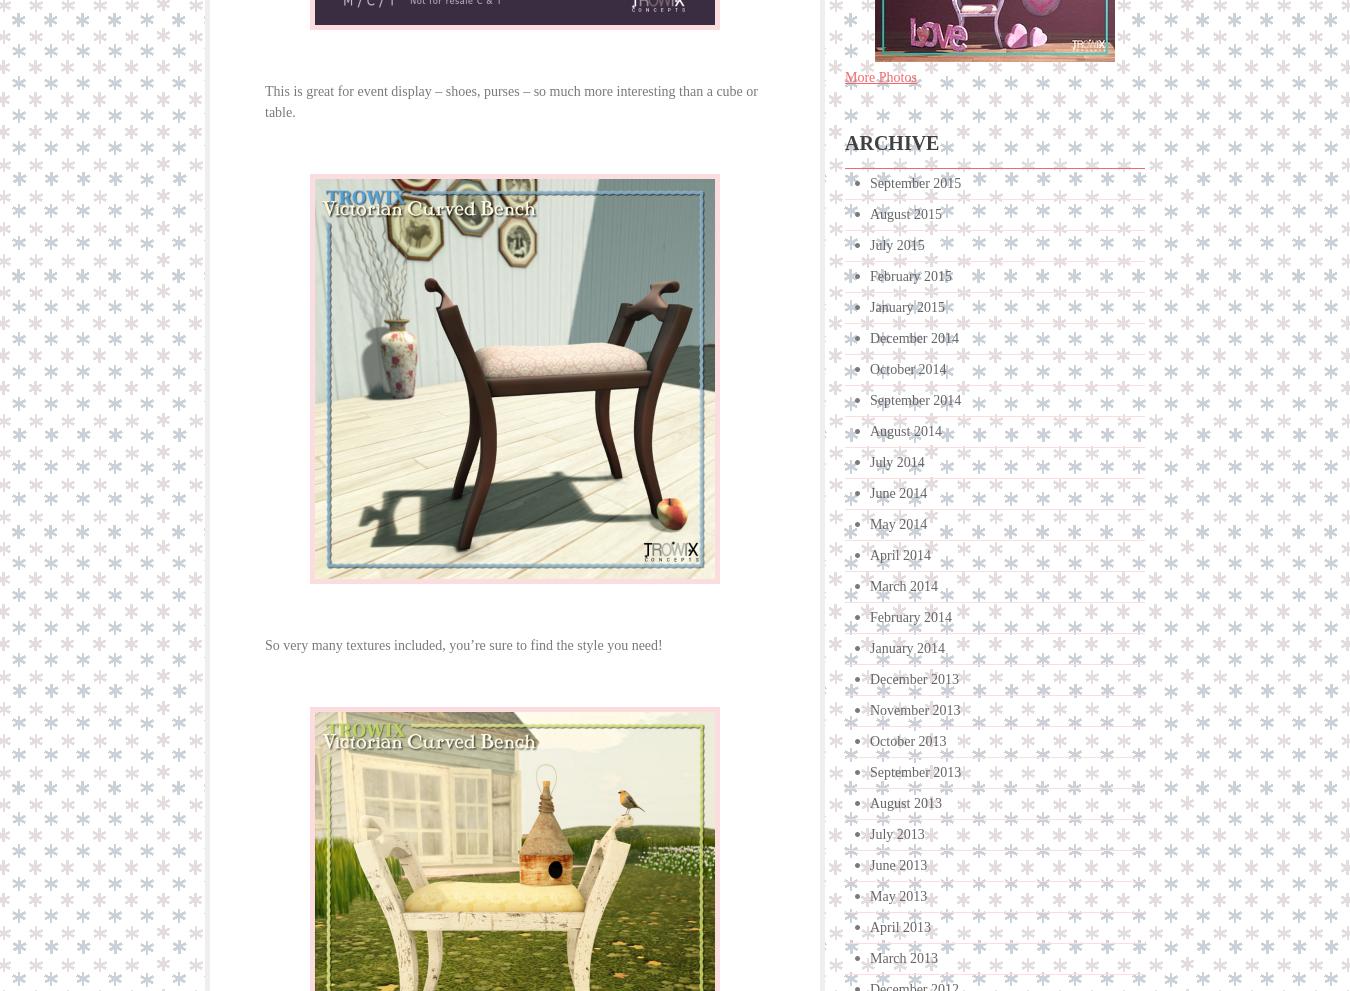 The image size is (1350, 991). I want to click on 'August 2015', so click(904, 213).